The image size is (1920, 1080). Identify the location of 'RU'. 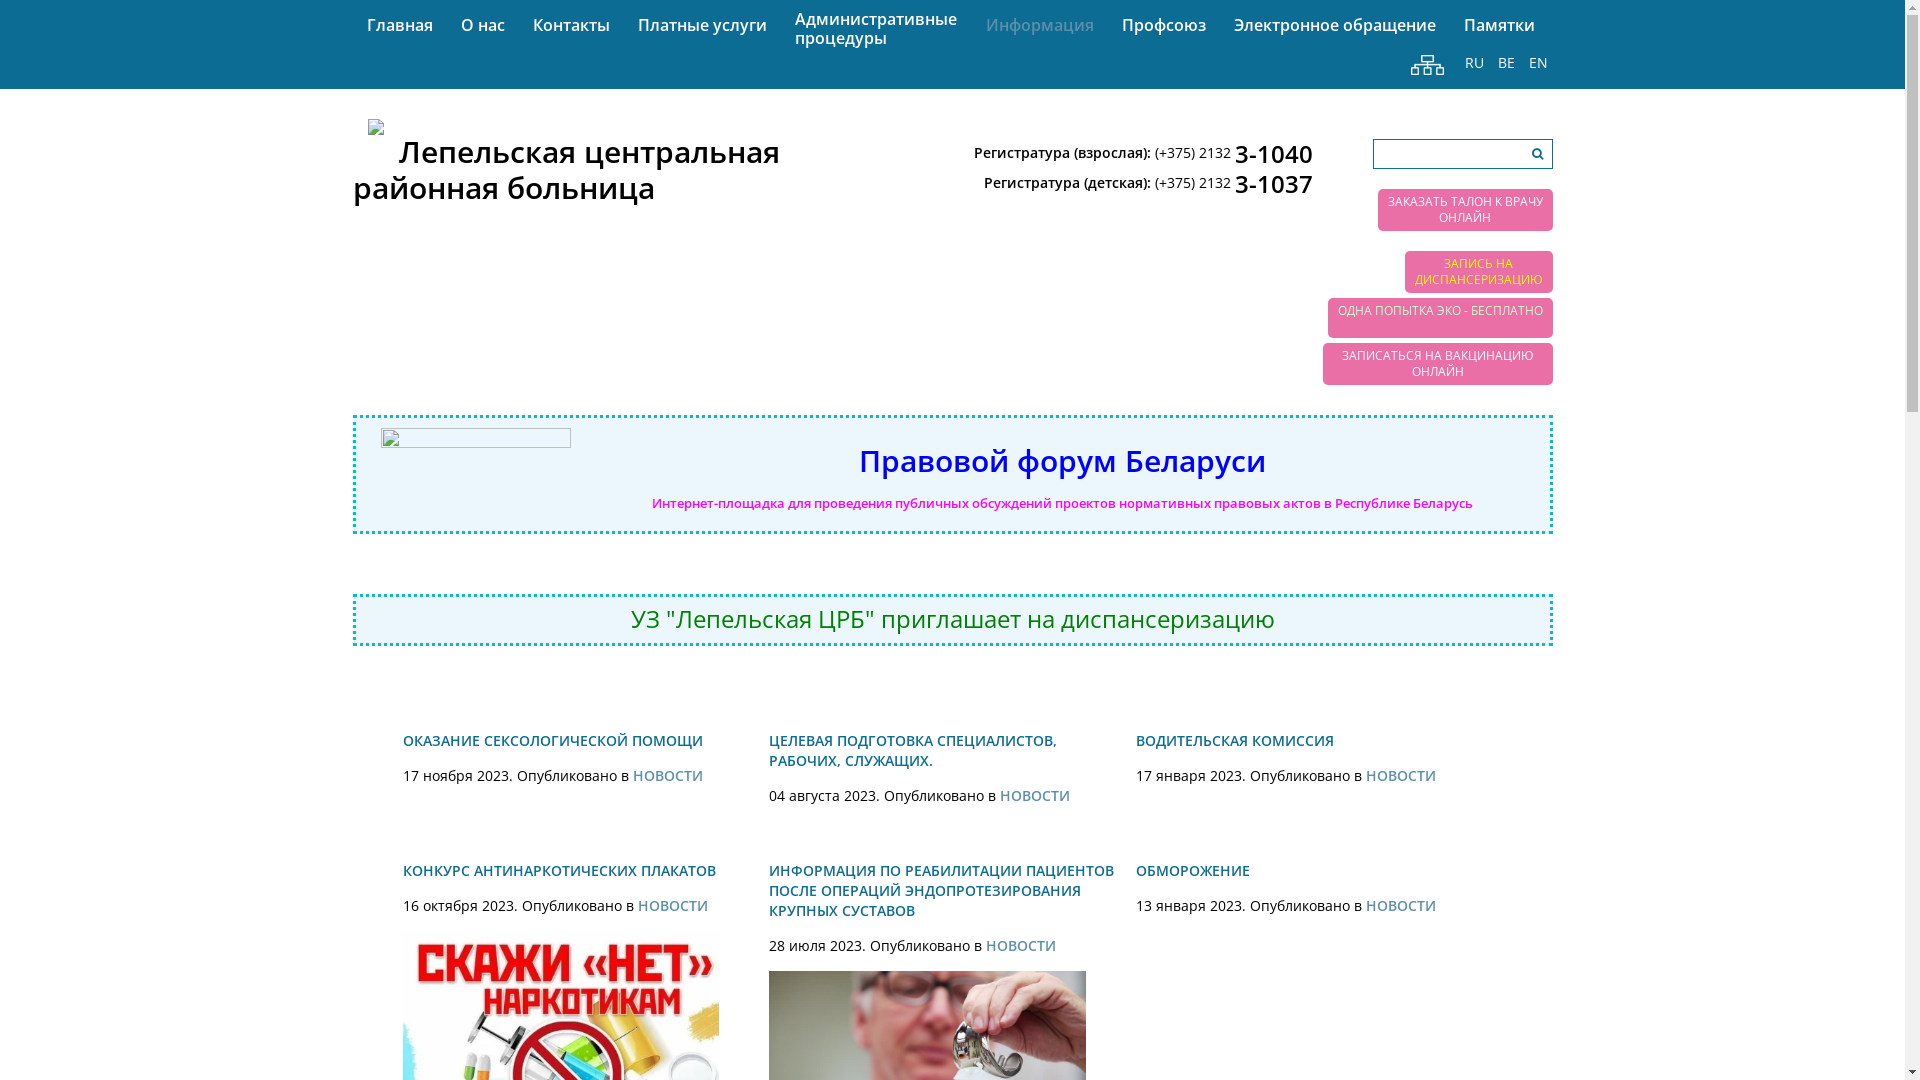
(1474, 62).